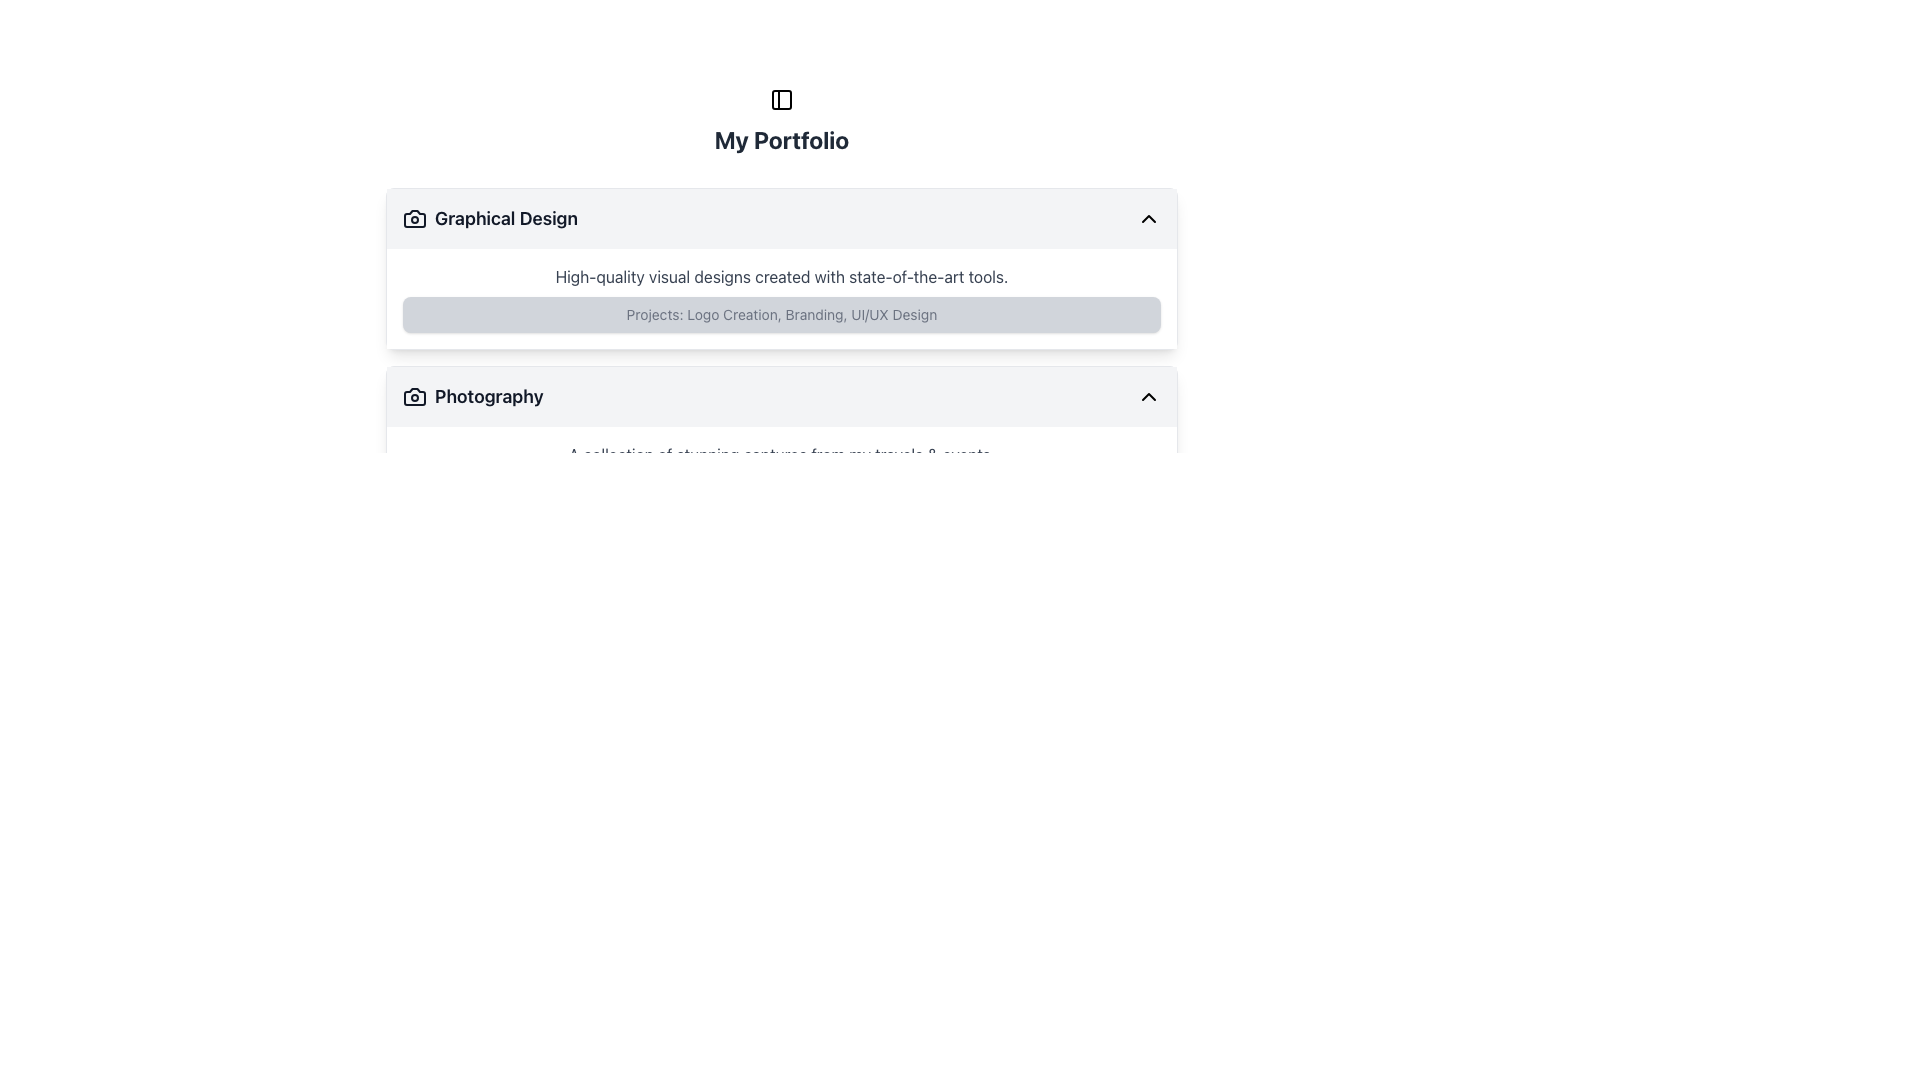  What do you see at coordinates (781, 277) in the screenshot?
I see `and comprehend the descriptive text label located beneath the heading 'Graphical Design' in the UI, which provides information about the quality and tools used in visual design projects` at bounding box center [781, 277].